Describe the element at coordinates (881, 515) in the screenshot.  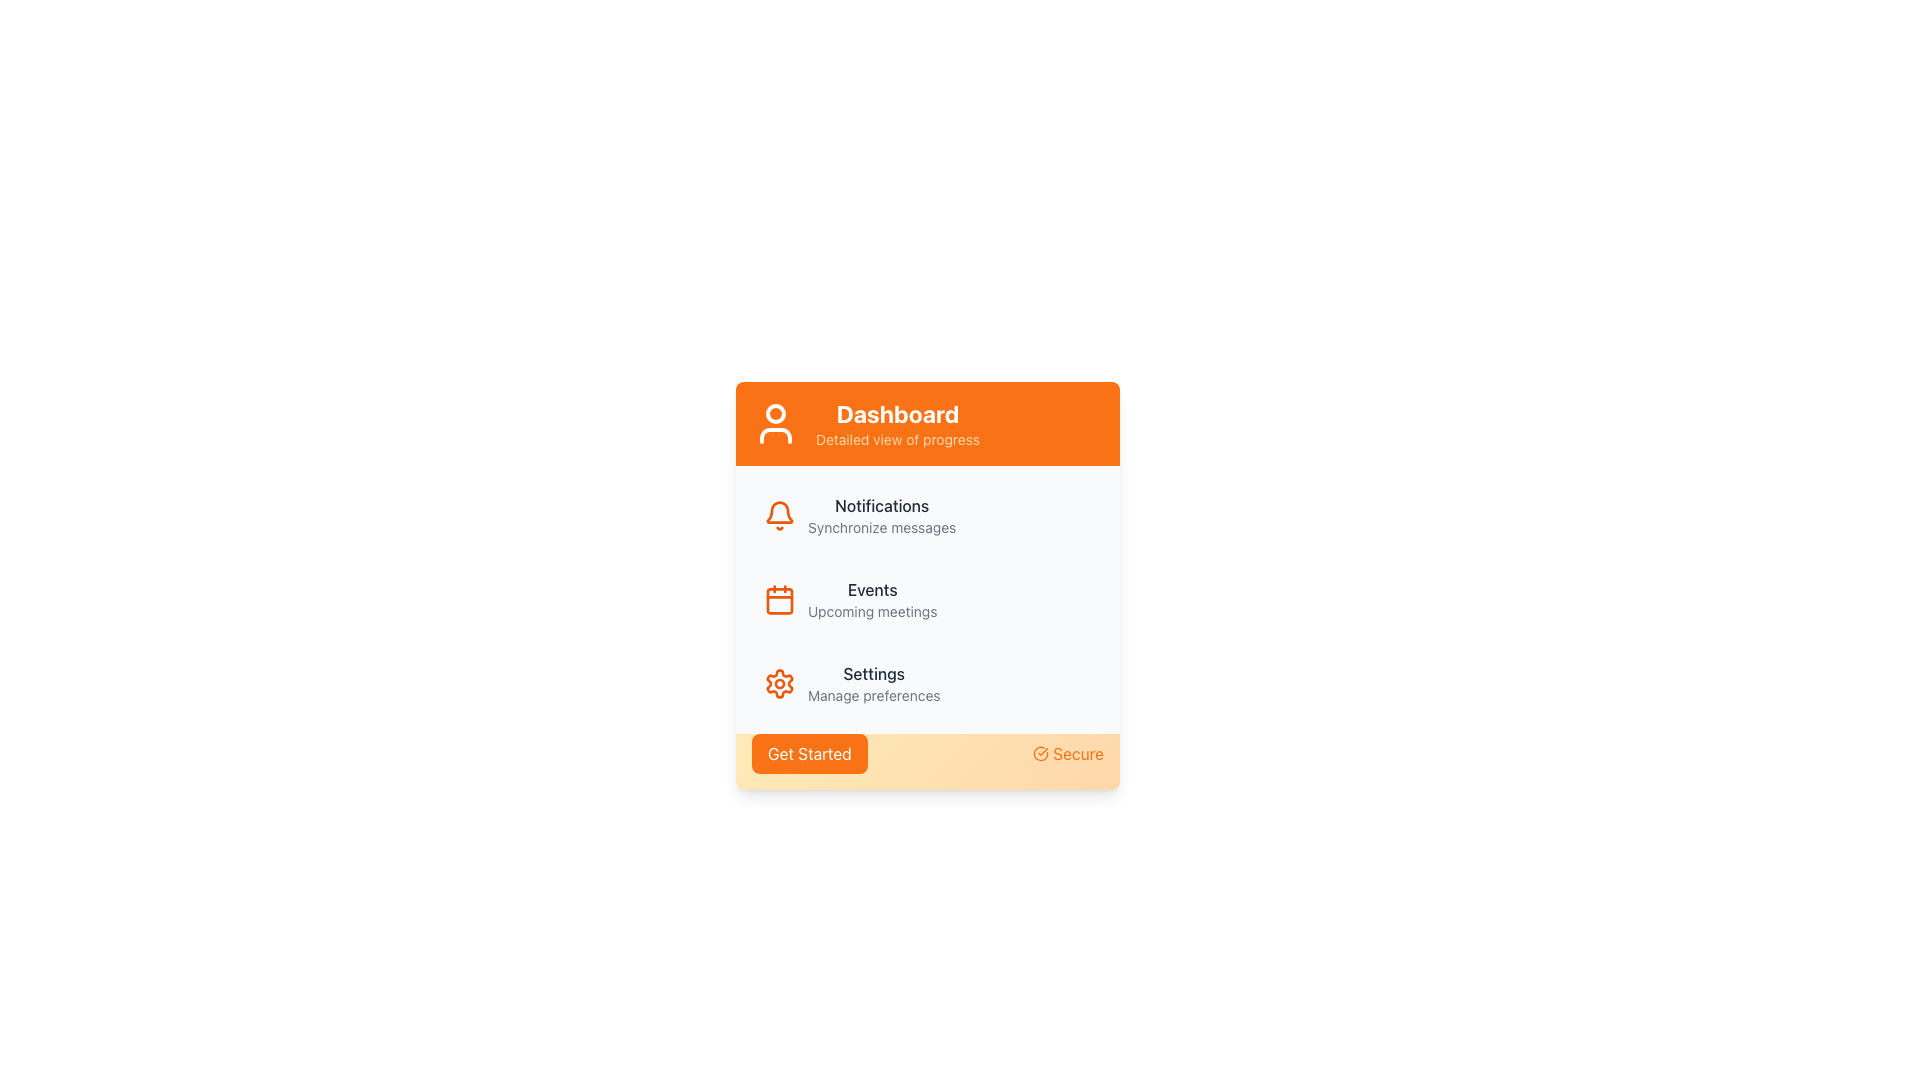
I see `the 'Notifications' text label, which consists of two lines of text, with 'Notifications' in bold dark gray and 'Synchronize messages' in smaller light gray, located in the middle section of the white panel below the orange header titled 'Dashboard'` at that location.